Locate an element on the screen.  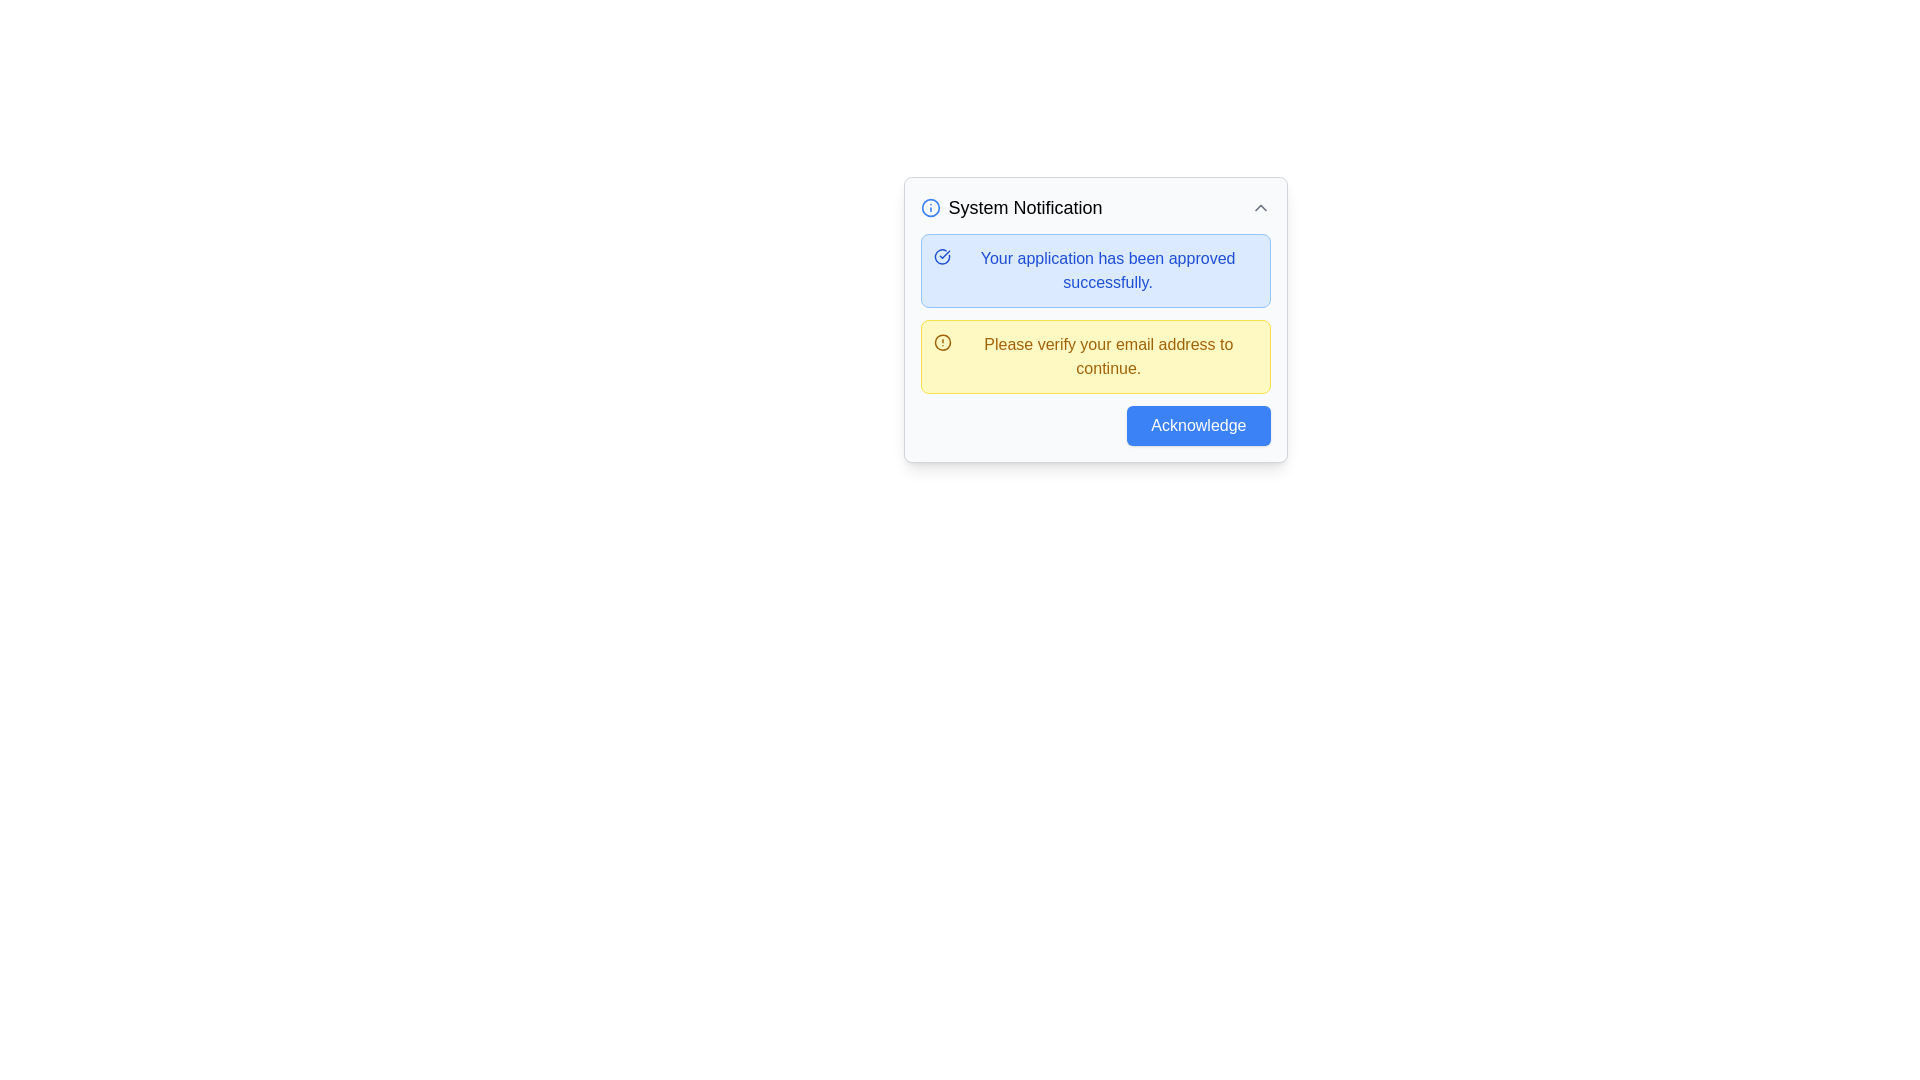
the gray upward arrow button located to the right of the 'System Notification' heading is located at coordinates (1259, 208).